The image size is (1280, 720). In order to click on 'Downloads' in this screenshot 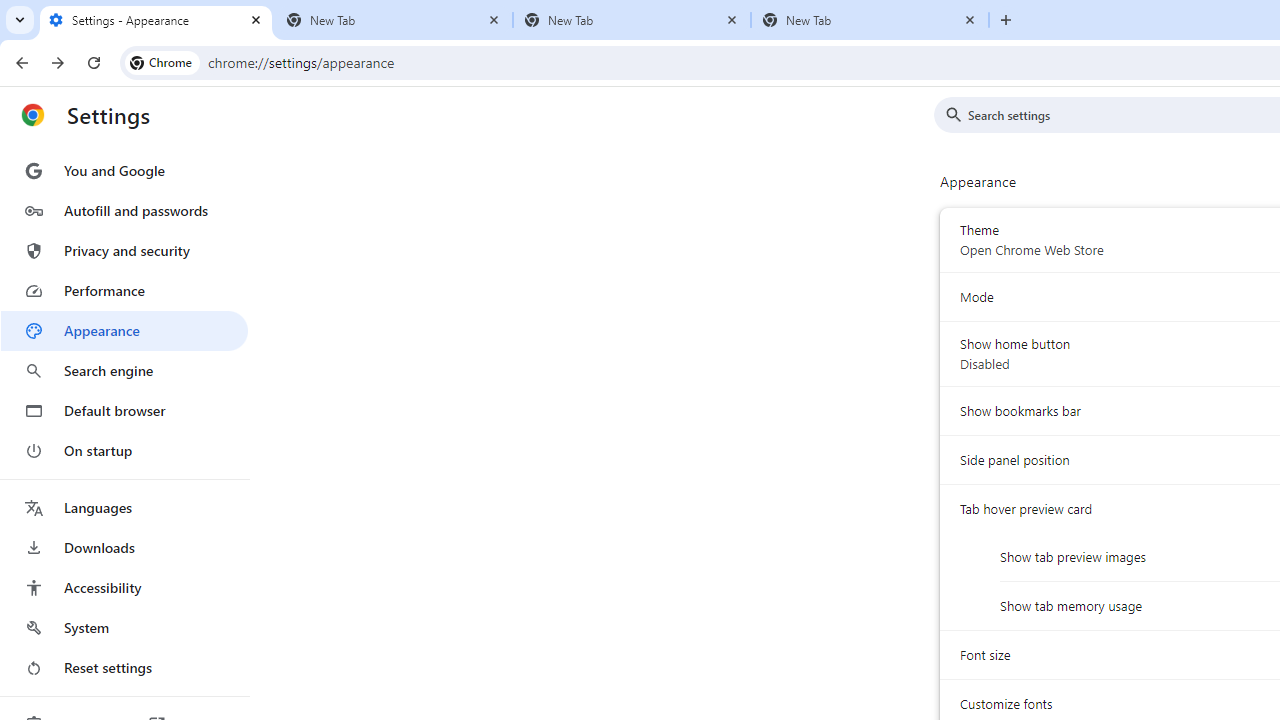, I will do `click(123, 547)`.